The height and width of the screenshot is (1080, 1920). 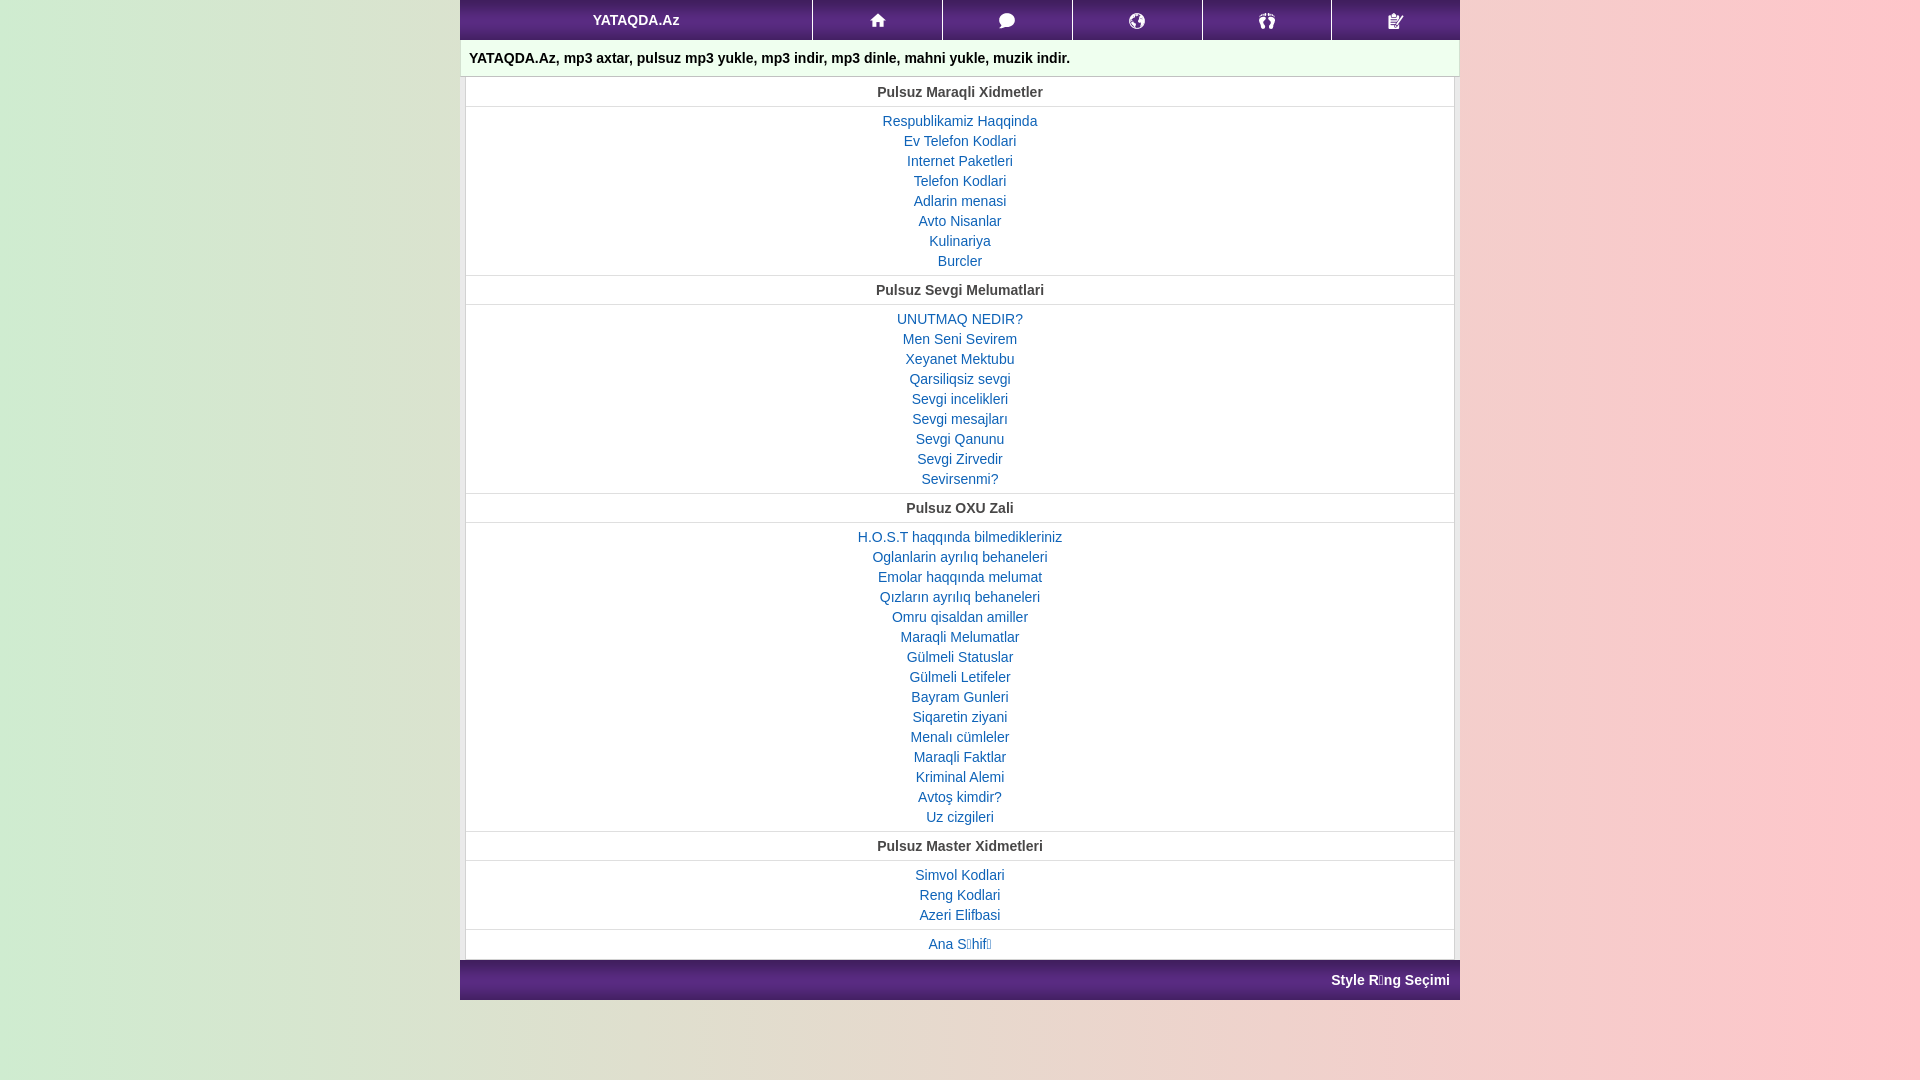 What do you see at coordinates (958, 239) in the screenshot?
I see `'Kulinariya'` at bounding box center [958, 239].